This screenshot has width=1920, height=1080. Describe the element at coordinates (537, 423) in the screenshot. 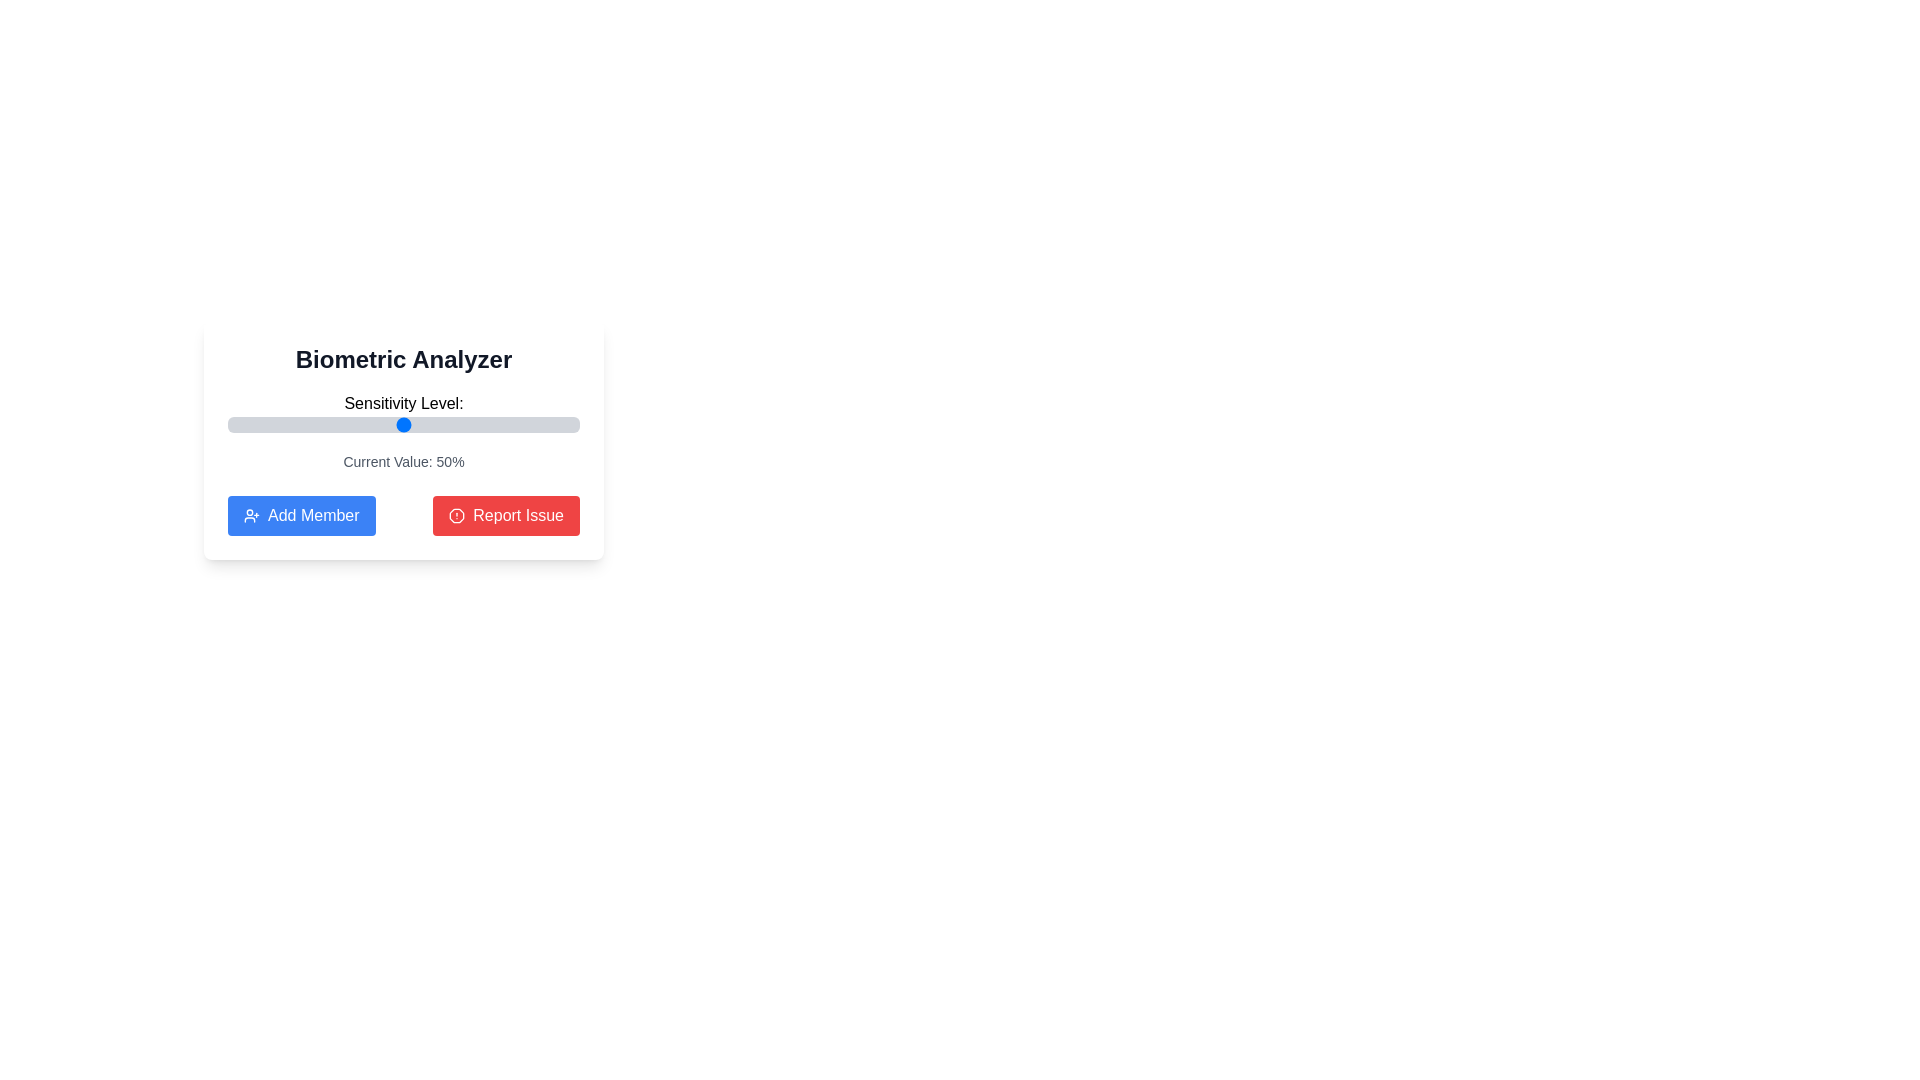

I see `the sensitivity level` at that location.